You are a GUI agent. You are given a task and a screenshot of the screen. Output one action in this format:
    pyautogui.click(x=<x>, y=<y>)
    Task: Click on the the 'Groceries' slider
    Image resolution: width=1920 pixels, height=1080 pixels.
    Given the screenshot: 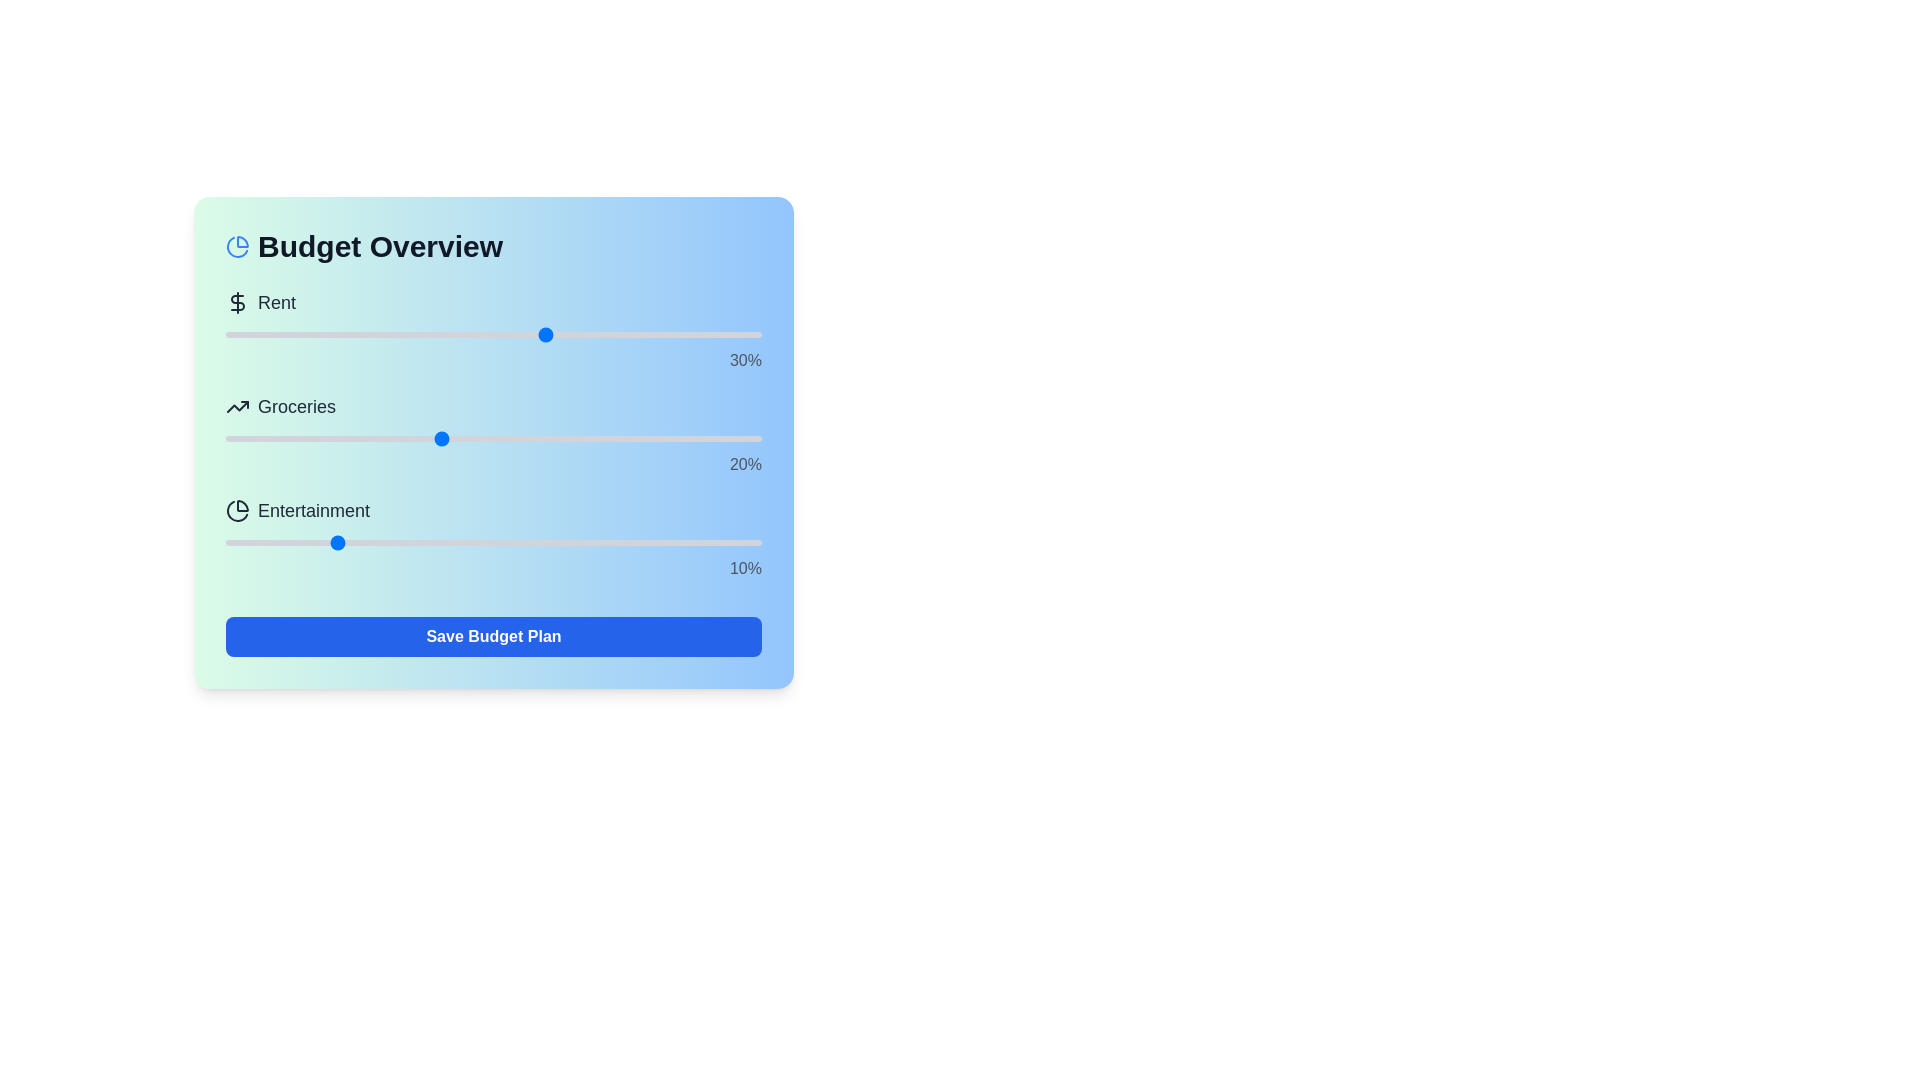 What is the action you would take?
    pyautogui.click(x=494, y=438)
    